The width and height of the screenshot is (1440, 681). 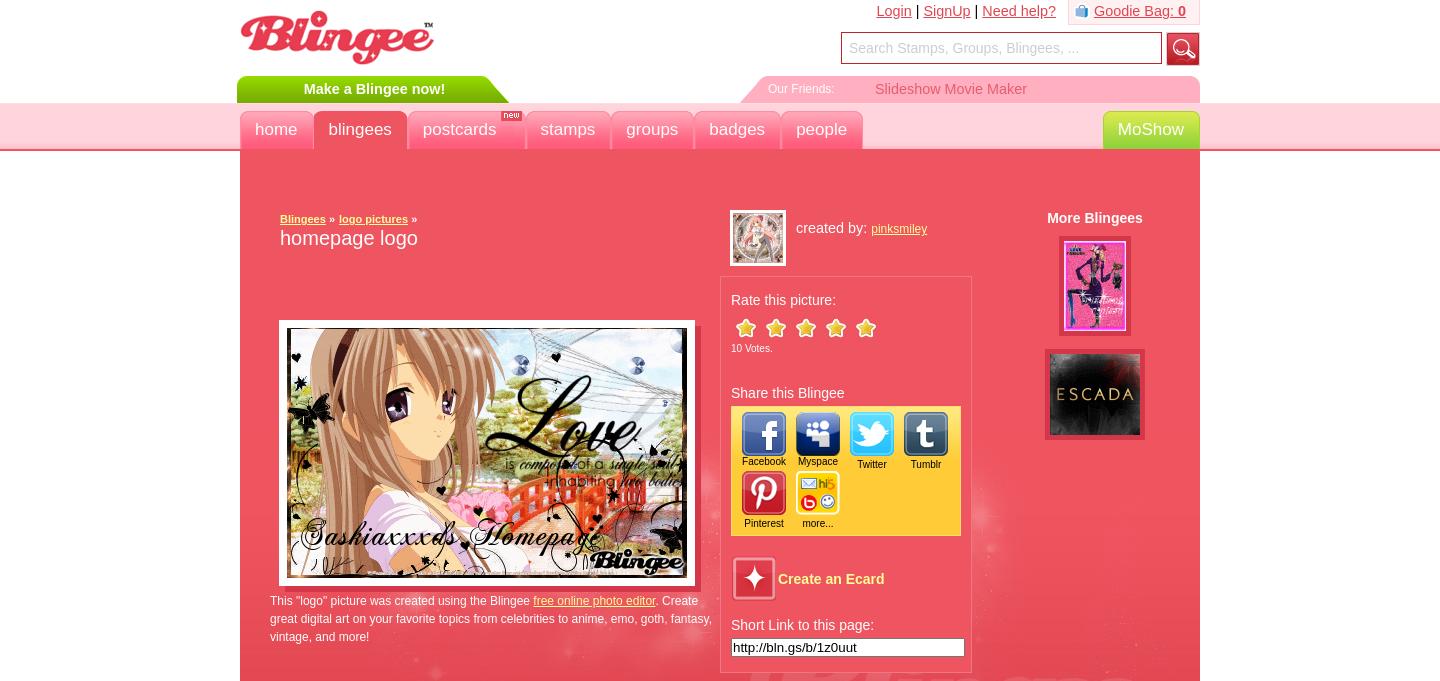 I want to click on 'More Blingees', so click(x=1047, y=217).